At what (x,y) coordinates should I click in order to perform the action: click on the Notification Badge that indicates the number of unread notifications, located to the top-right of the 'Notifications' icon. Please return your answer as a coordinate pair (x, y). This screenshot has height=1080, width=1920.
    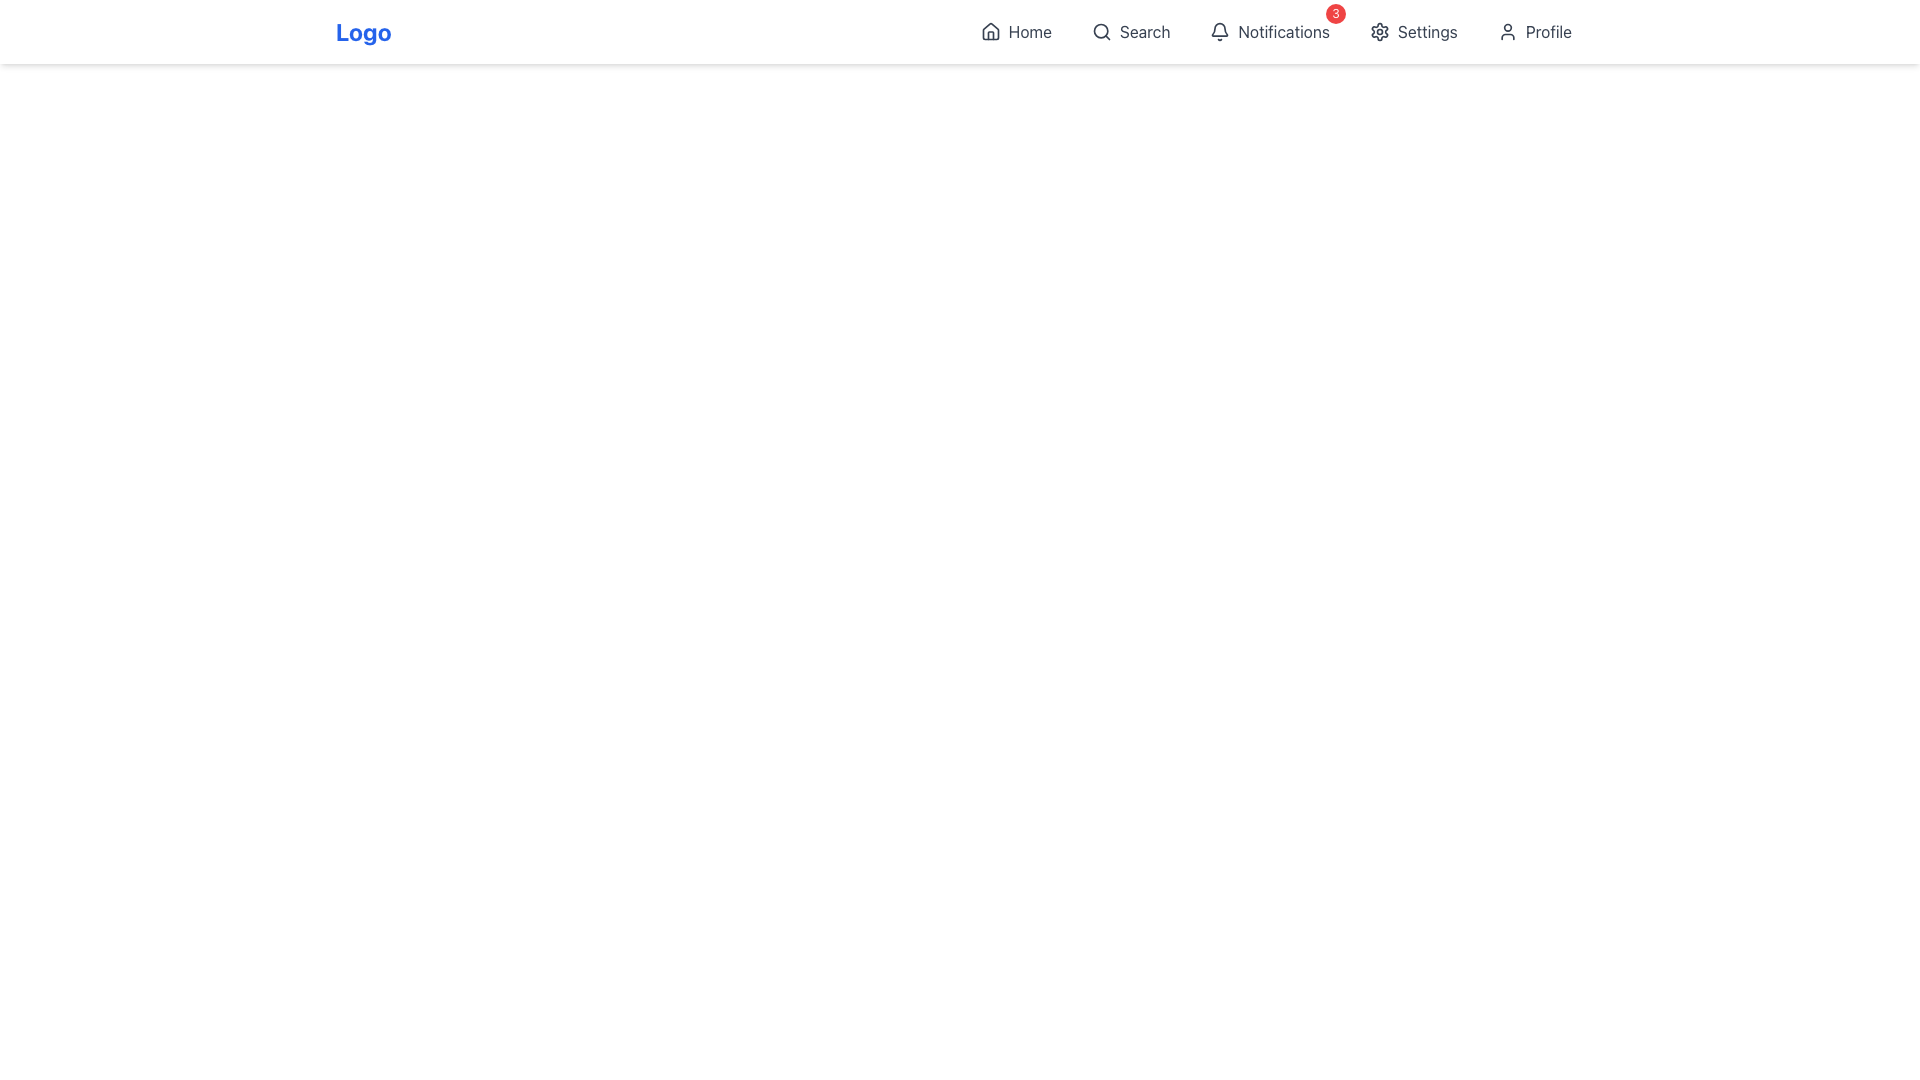
    Looking at the image, I should click on (1335, 14).